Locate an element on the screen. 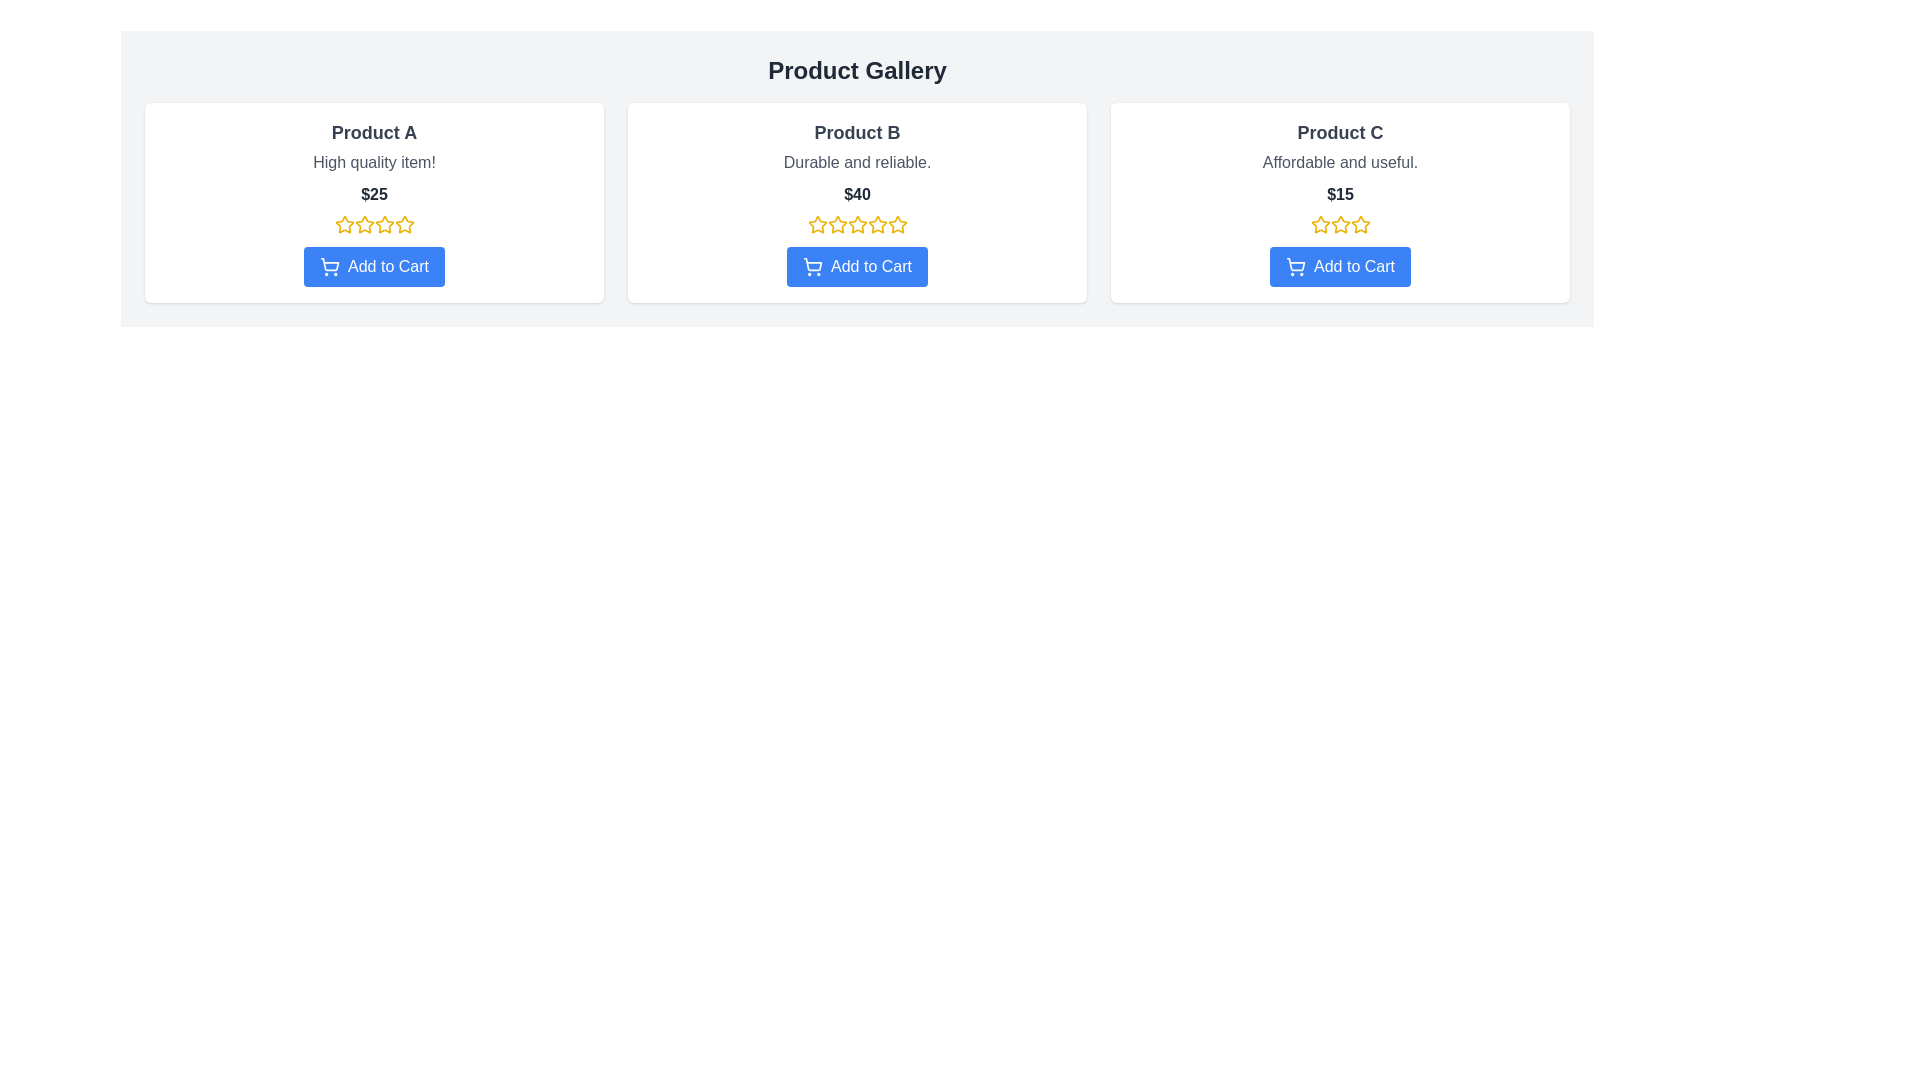 The width and height of the screenshot is (1920, 1080). the second star is located at coordinates (402, 223).